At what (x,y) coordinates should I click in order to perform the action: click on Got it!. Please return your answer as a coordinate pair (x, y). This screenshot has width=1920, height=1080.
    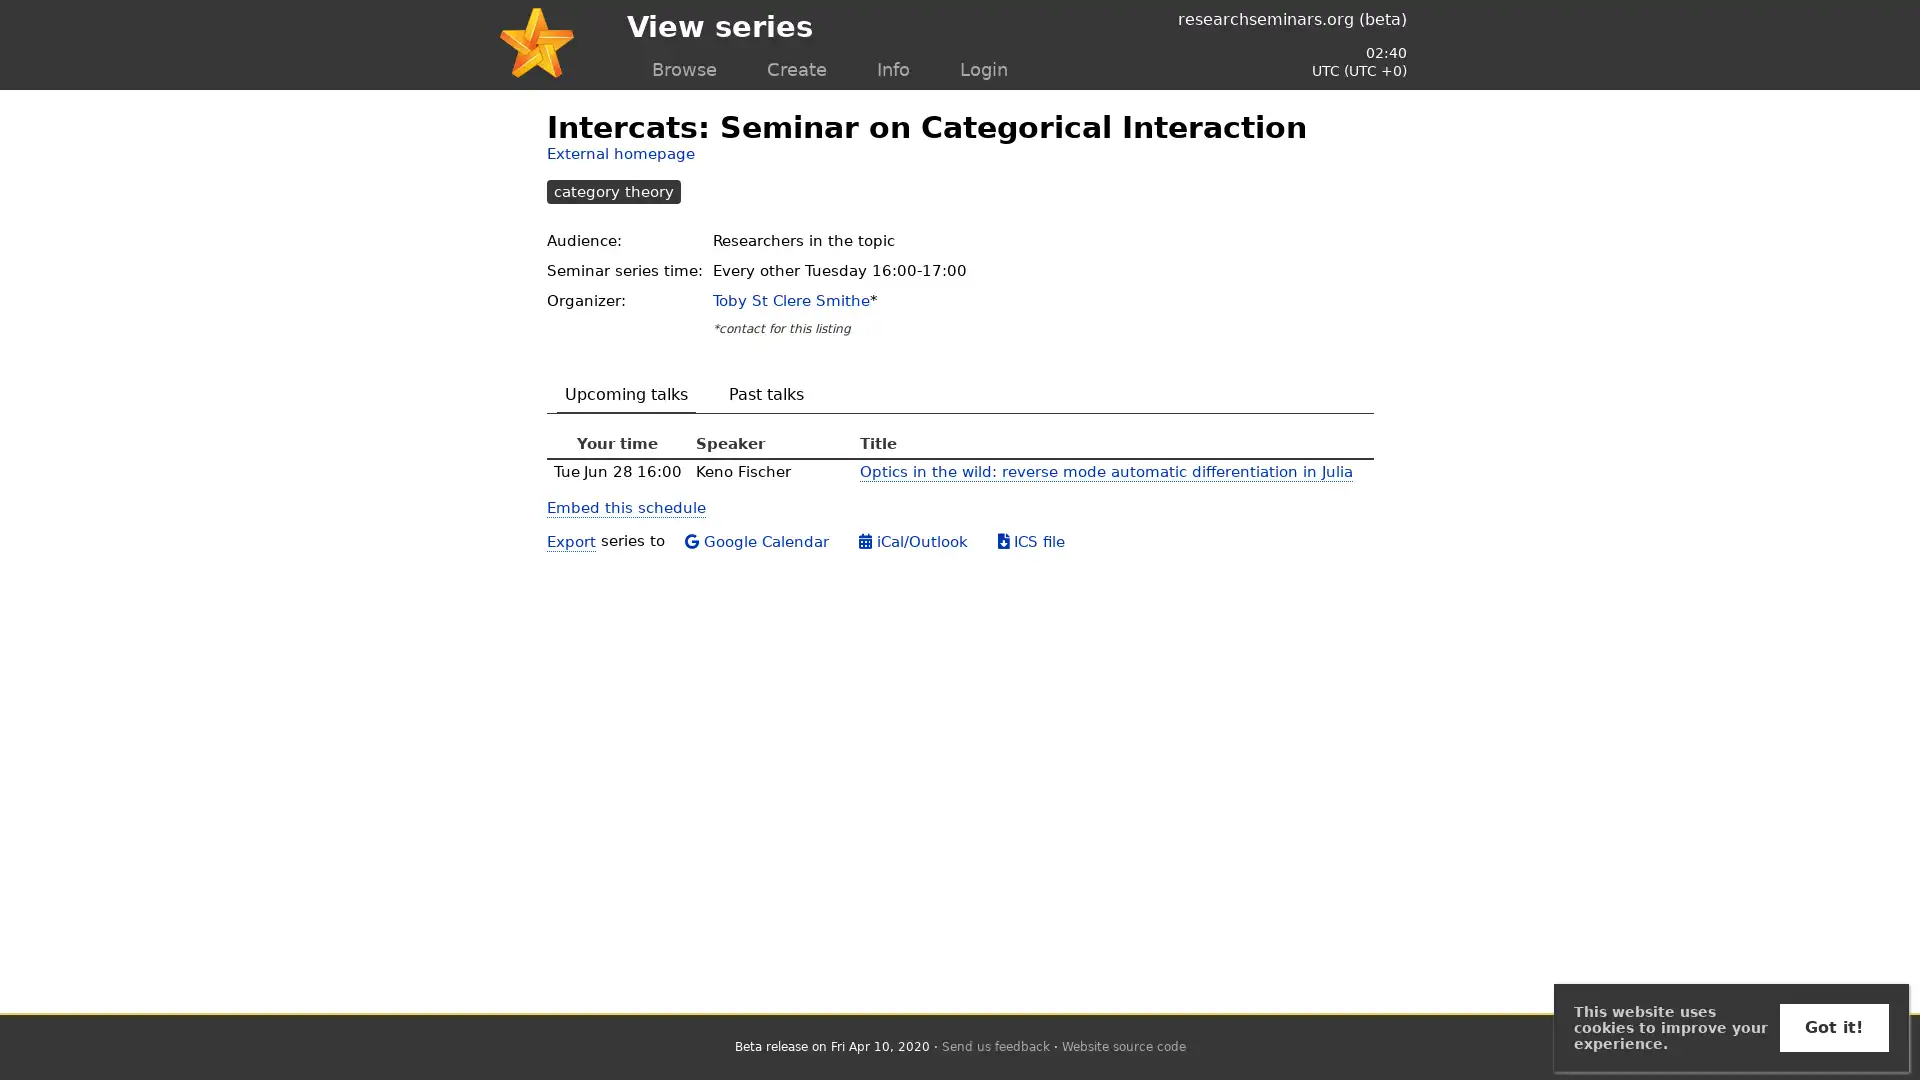
    Looking at the image, I should click on (1833, 1028).